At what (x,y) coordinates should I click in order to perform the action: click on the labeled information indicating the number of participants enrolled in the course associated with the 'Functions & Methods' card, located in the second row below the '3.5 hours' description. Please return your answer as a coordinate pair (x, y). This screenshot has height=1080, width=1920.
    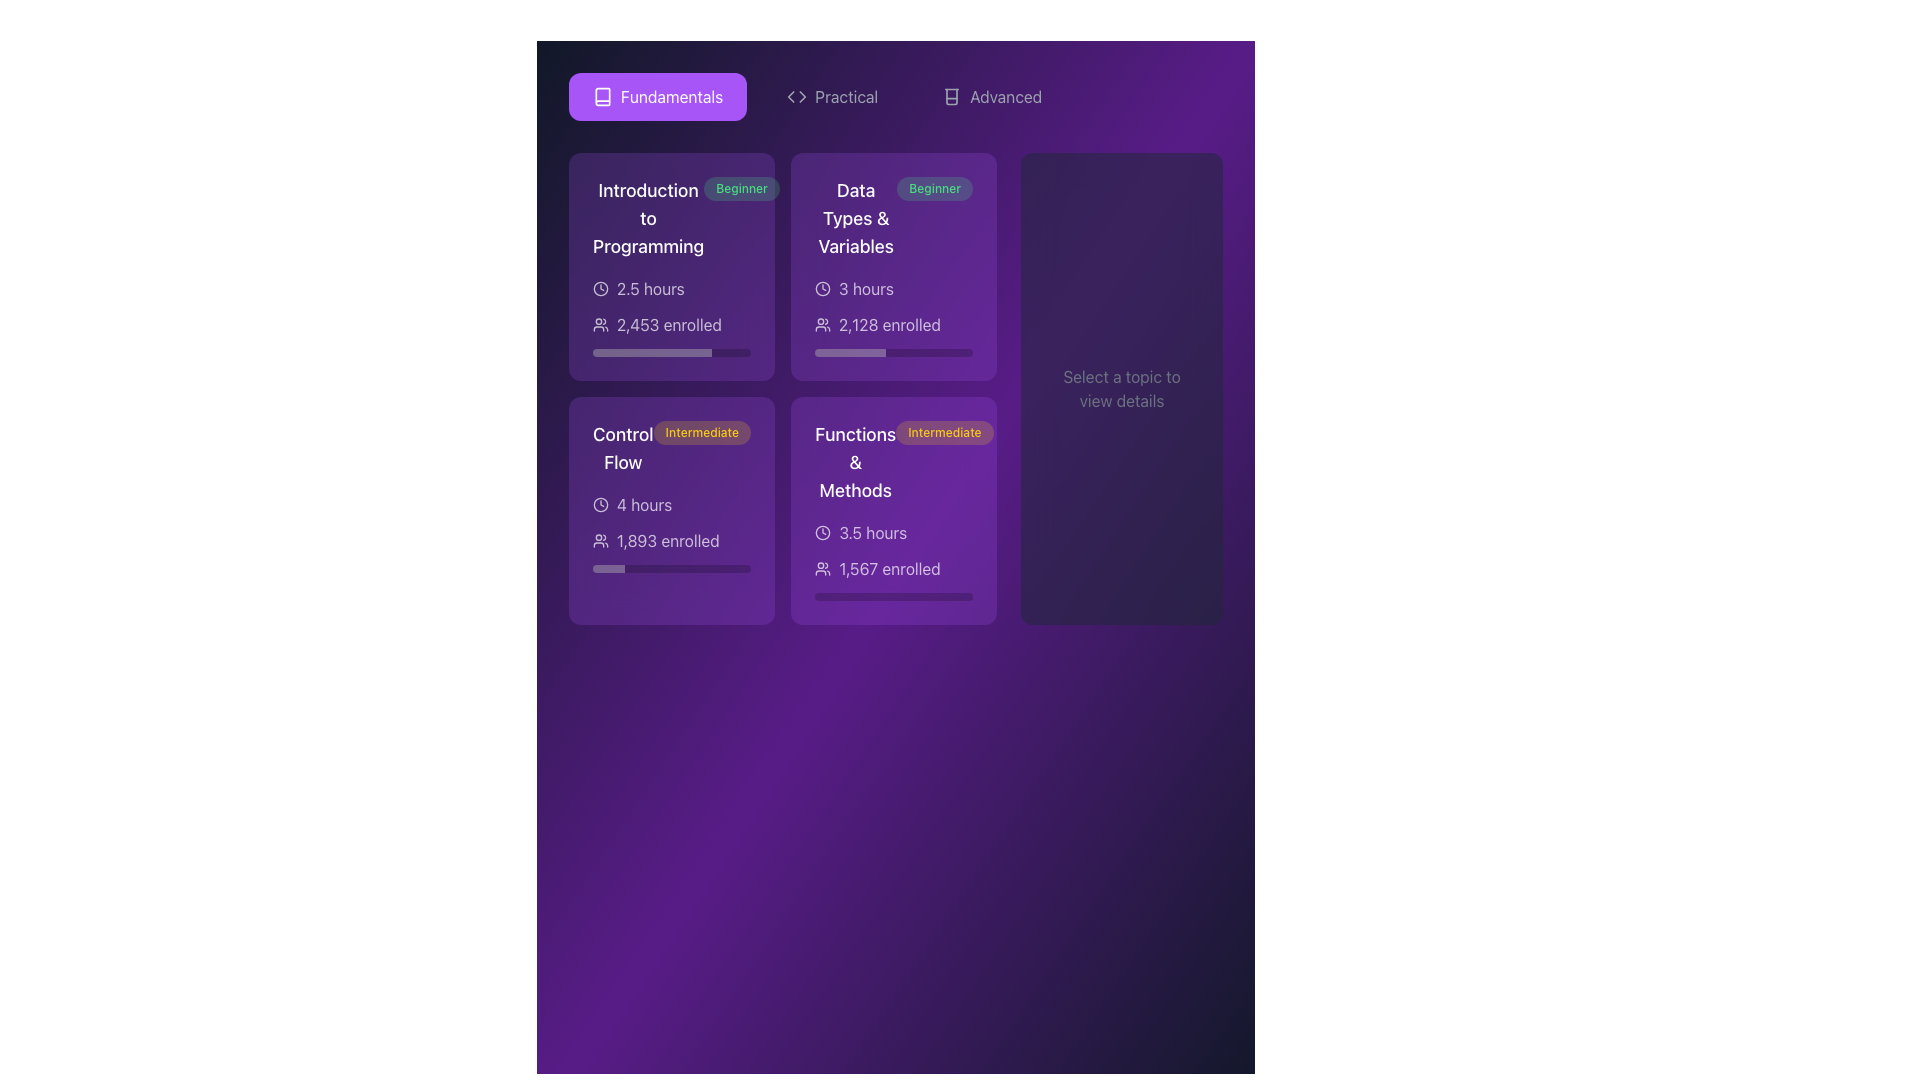
    Looking at the image, I should click on (892, 569).